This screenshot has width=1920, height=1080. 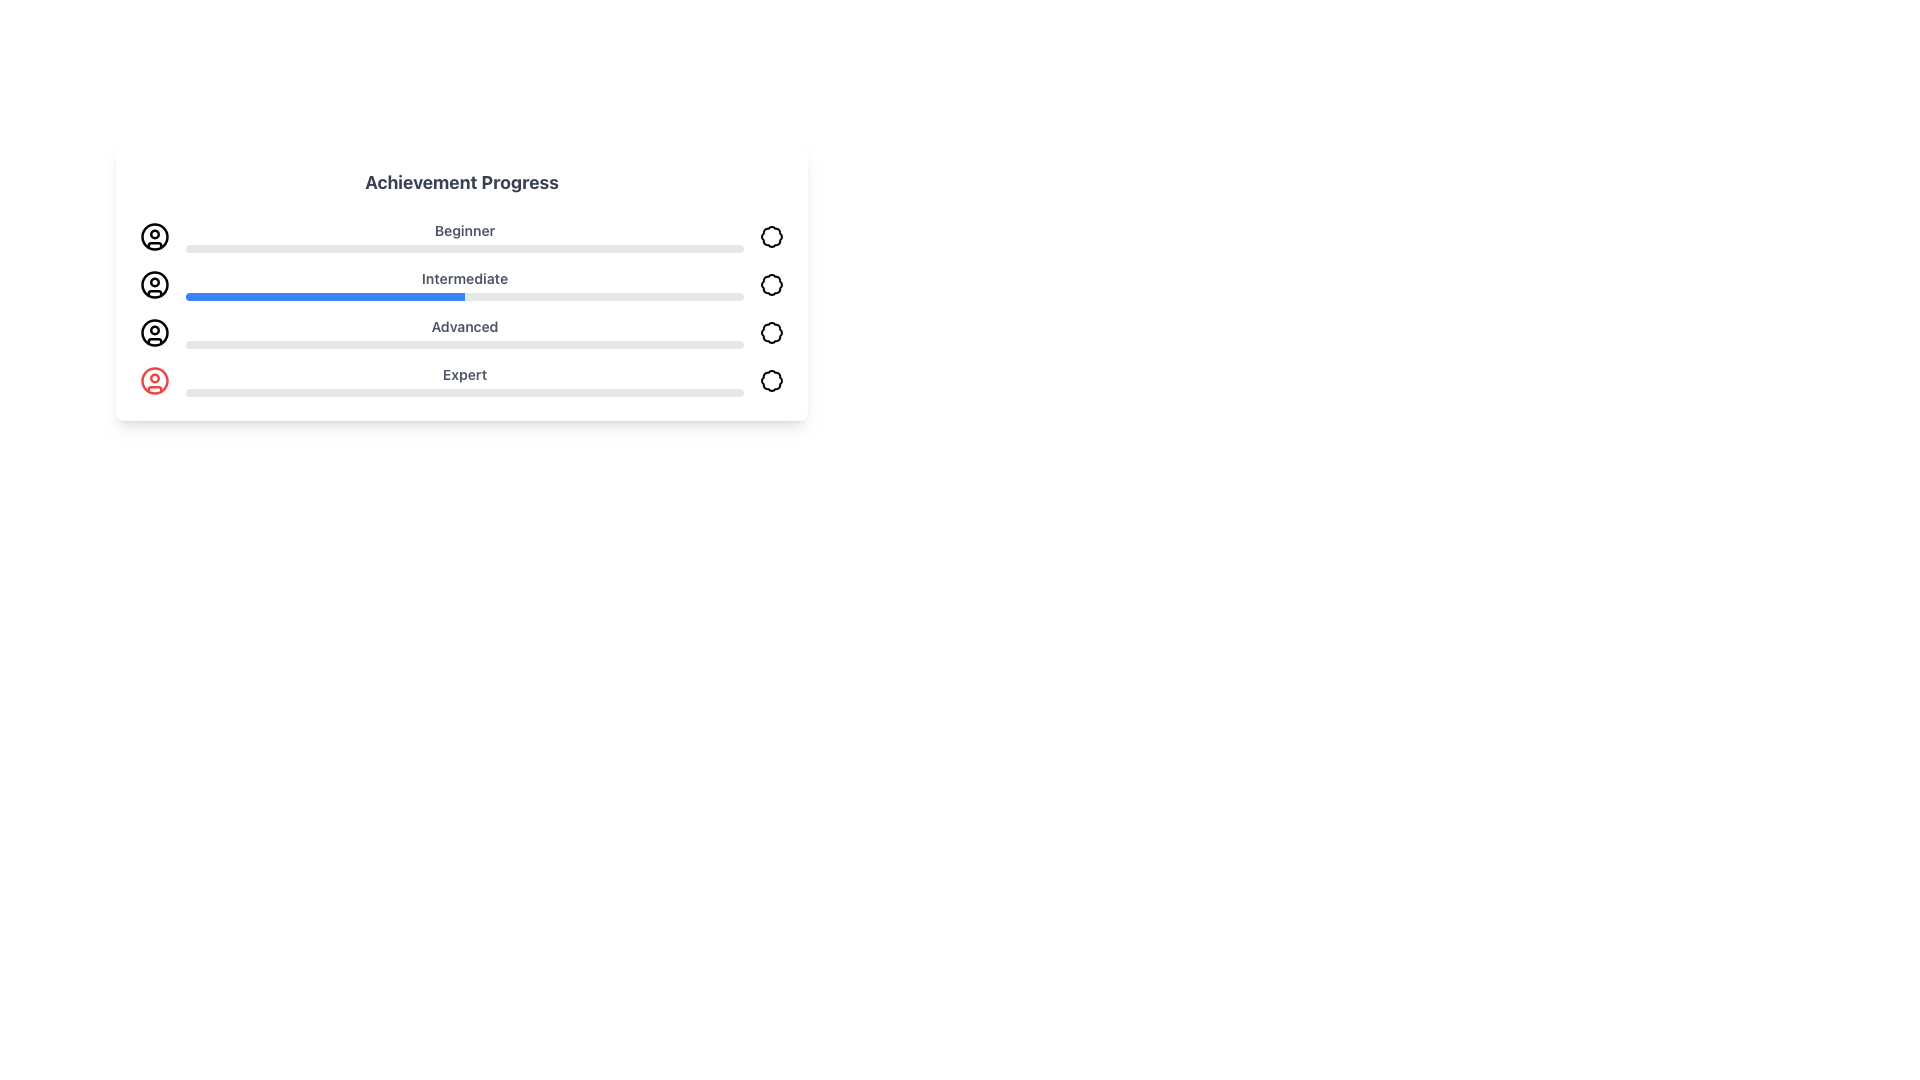 I want to click on the 'Beginner' level text label, which is centrally positioned in the first item of a vertical selection list, so click(x=464, y=235).